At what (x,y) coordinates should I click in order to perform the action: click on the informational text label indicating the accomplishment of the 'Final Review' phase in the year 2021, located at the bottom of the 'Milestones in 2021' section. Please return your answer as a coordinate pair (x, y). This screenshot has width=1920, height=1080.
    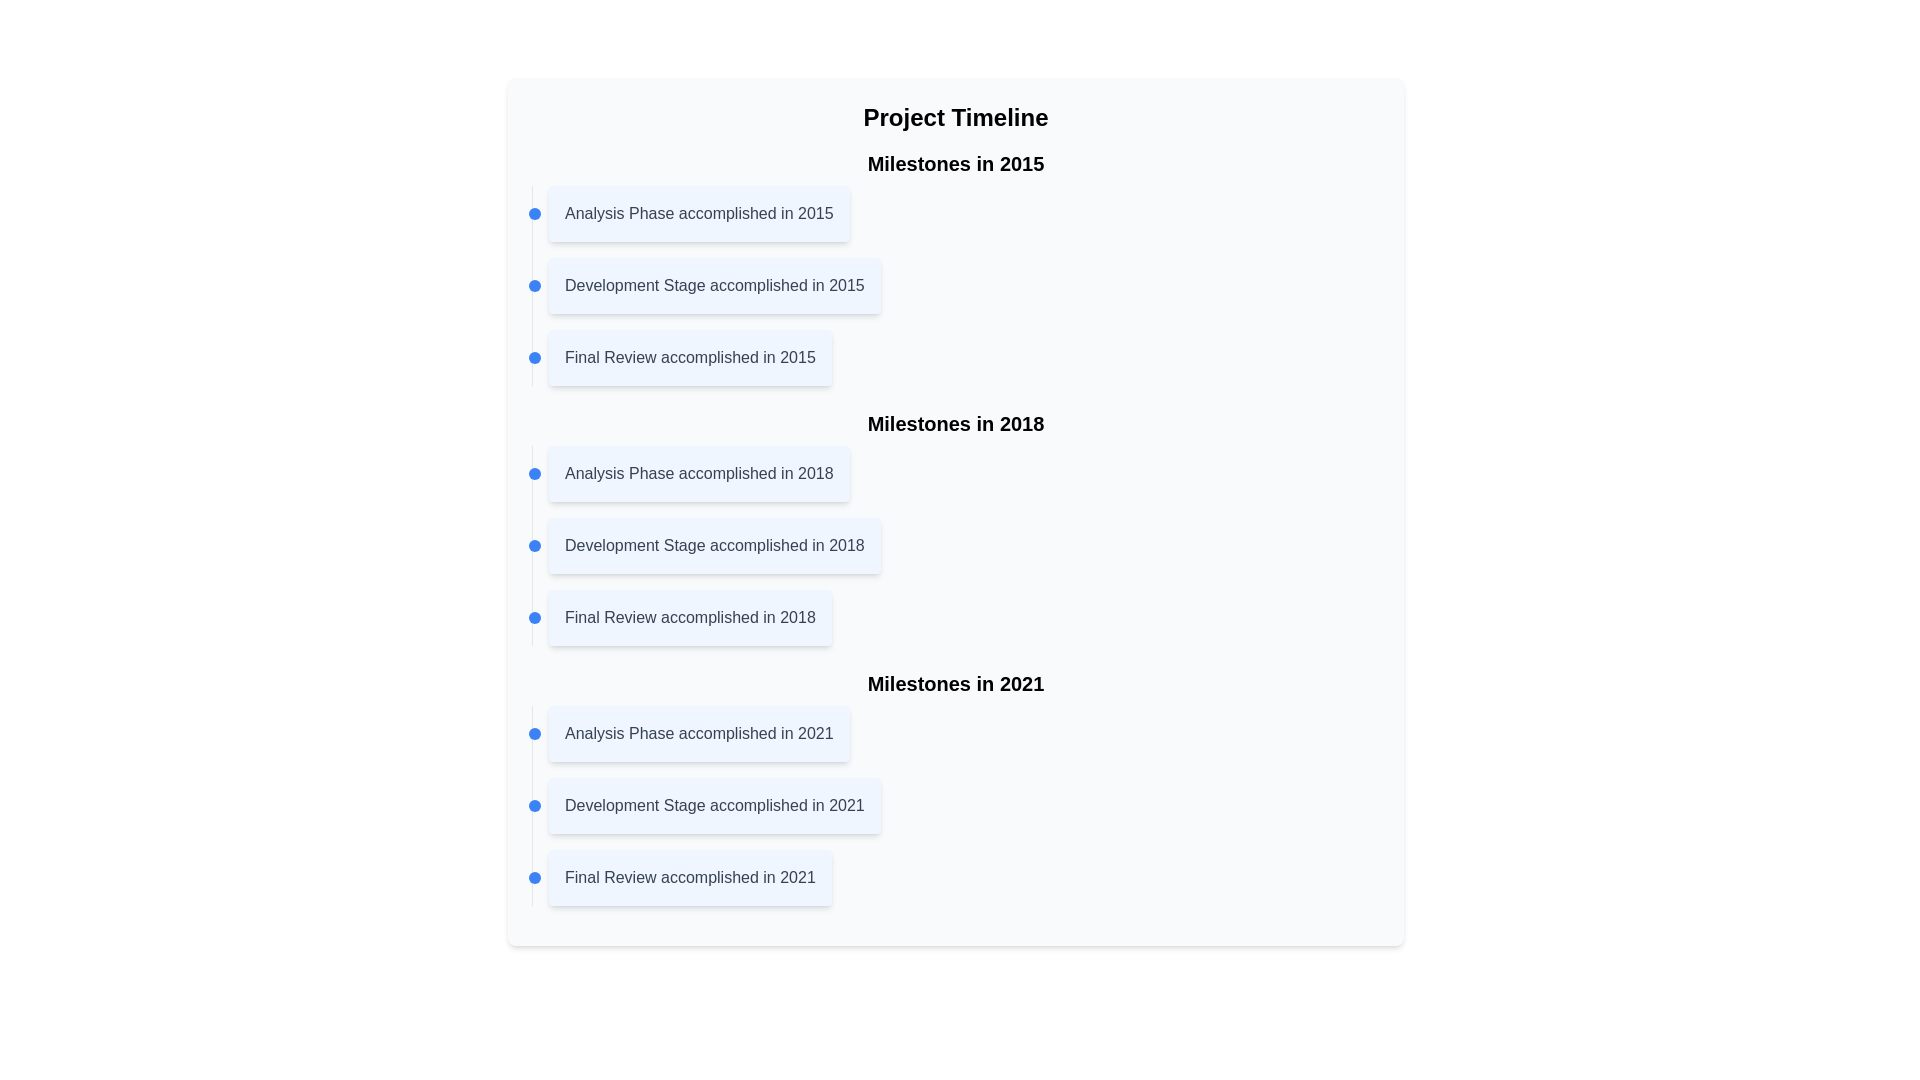
    Looking at the image, I should click on (690, 877).